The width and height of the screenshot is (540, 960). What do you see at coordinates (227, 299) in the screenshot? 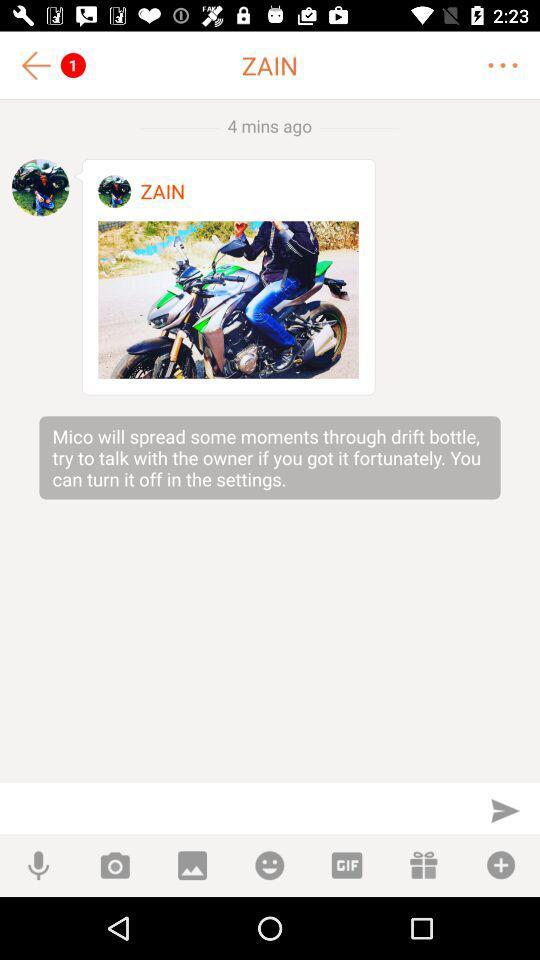
I see `photo` at bounding box center [227, 299].